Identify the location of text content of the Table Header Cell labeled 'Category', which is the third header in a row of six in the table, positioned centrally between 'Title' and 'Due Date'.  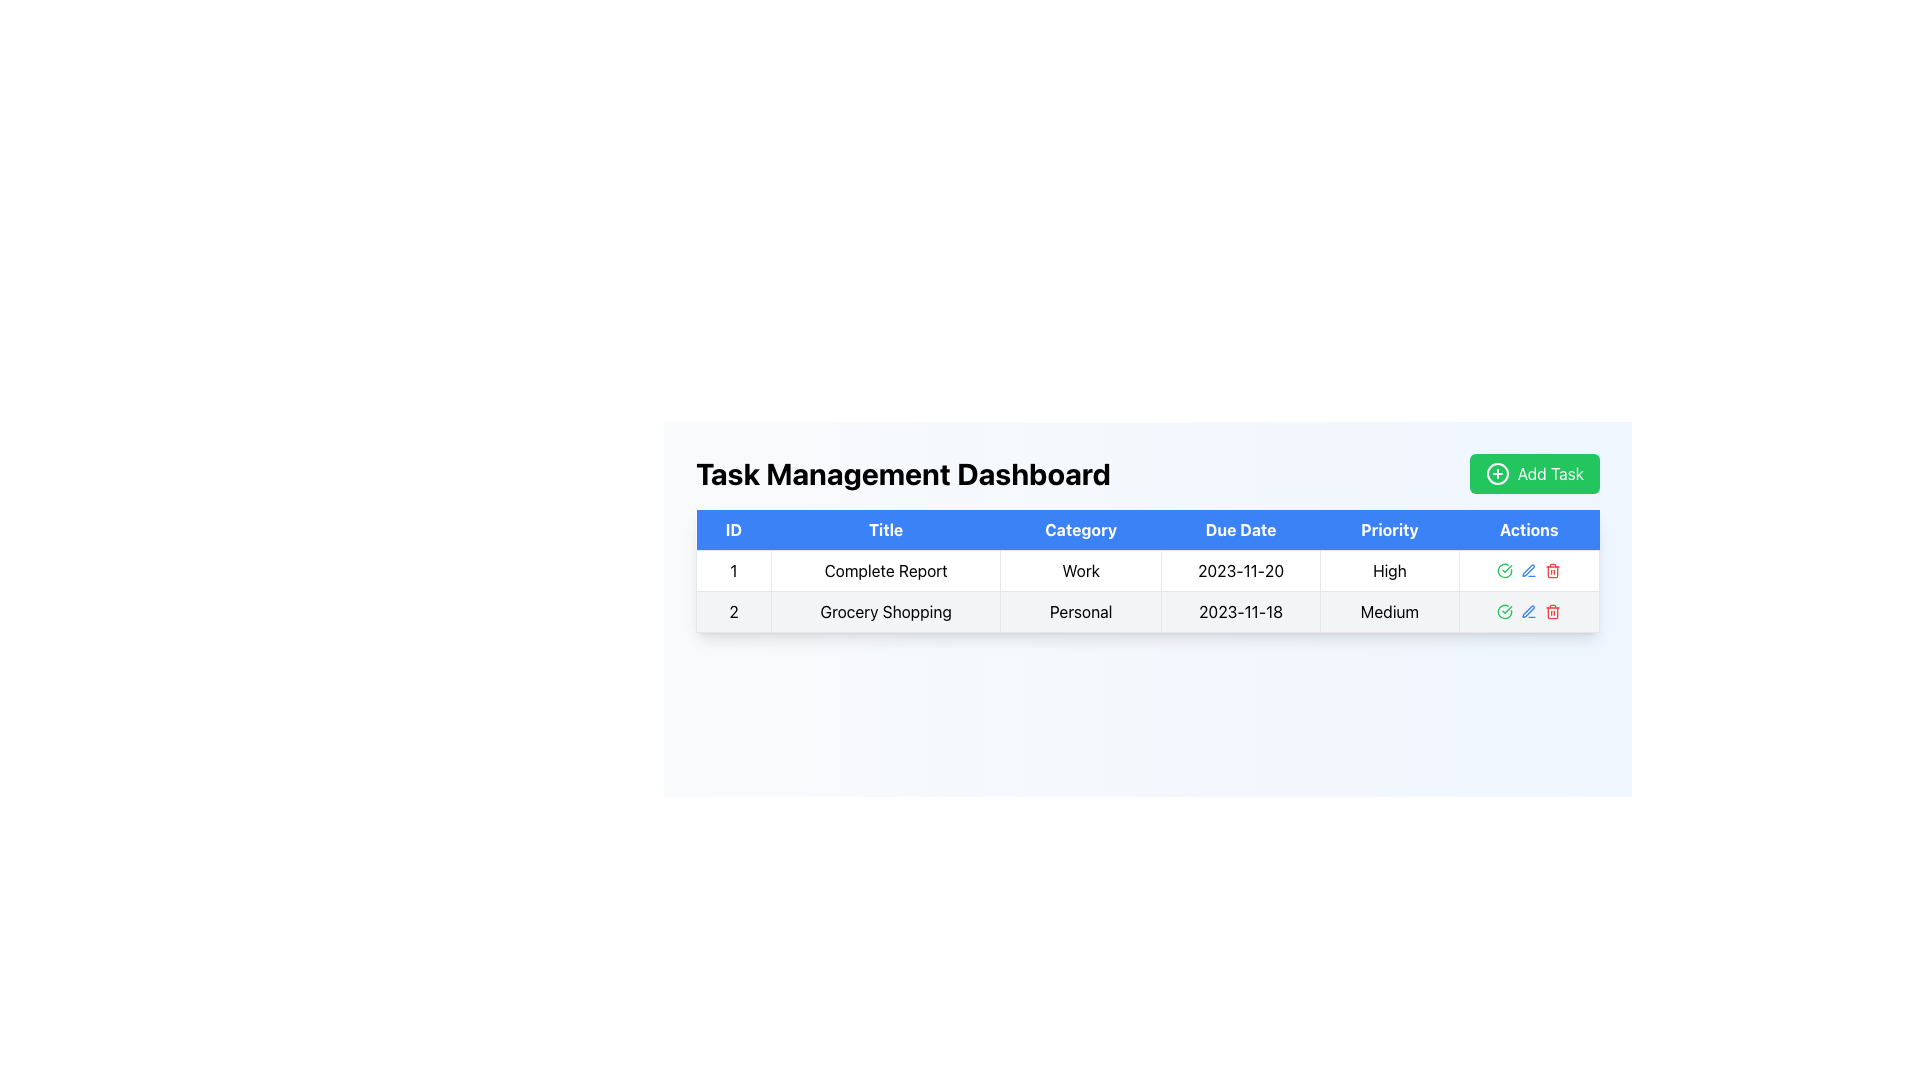
(1080, 529).